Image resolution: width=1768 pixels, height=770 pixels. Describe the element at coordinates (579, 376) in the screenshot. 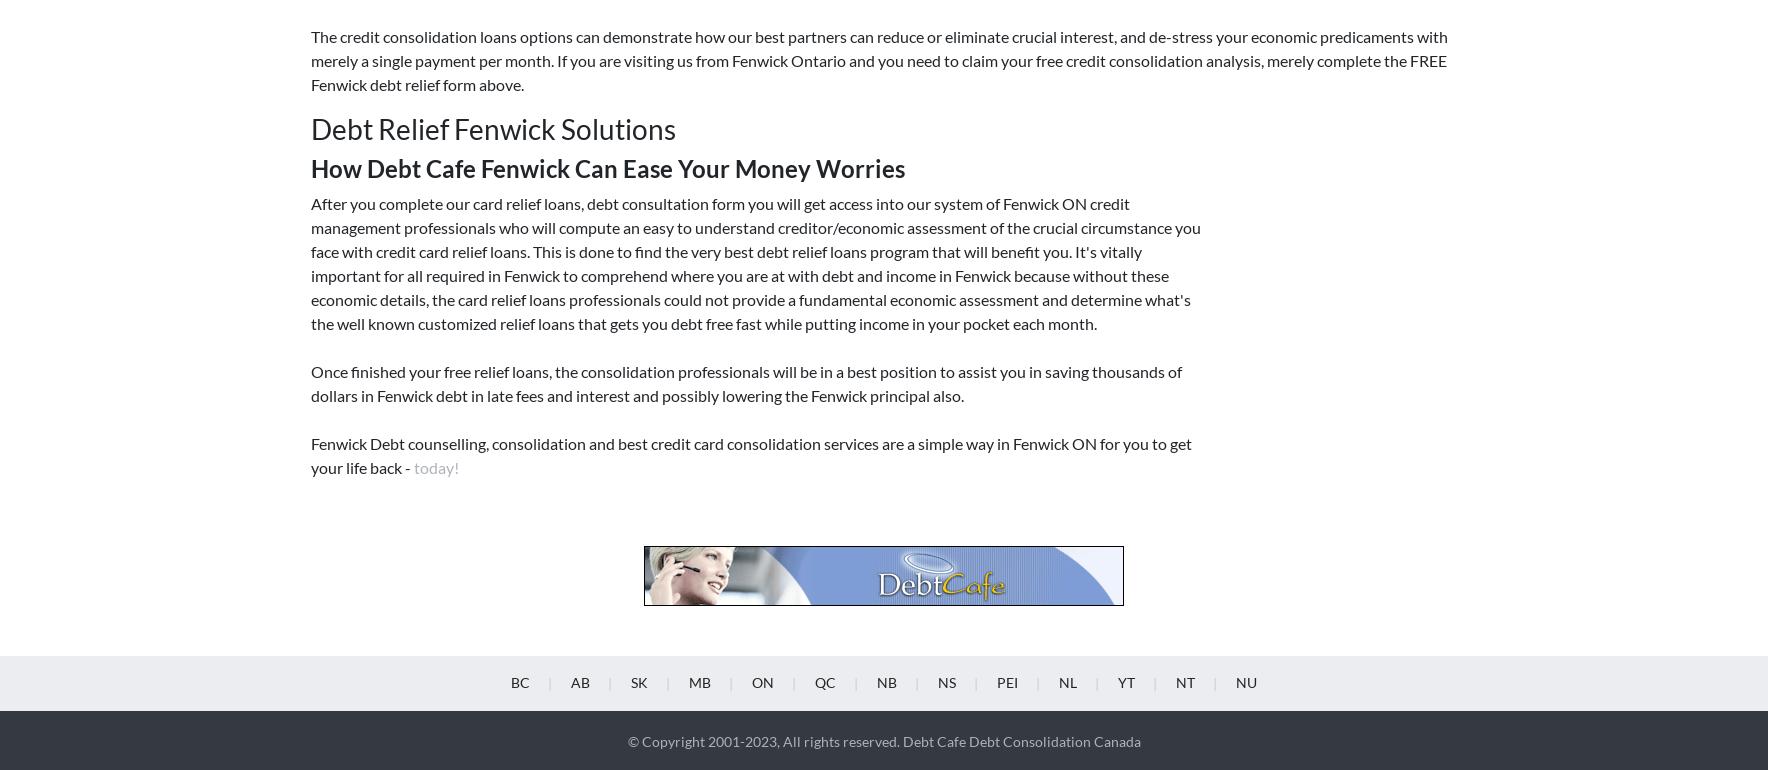

I see `'AB'` at that location.